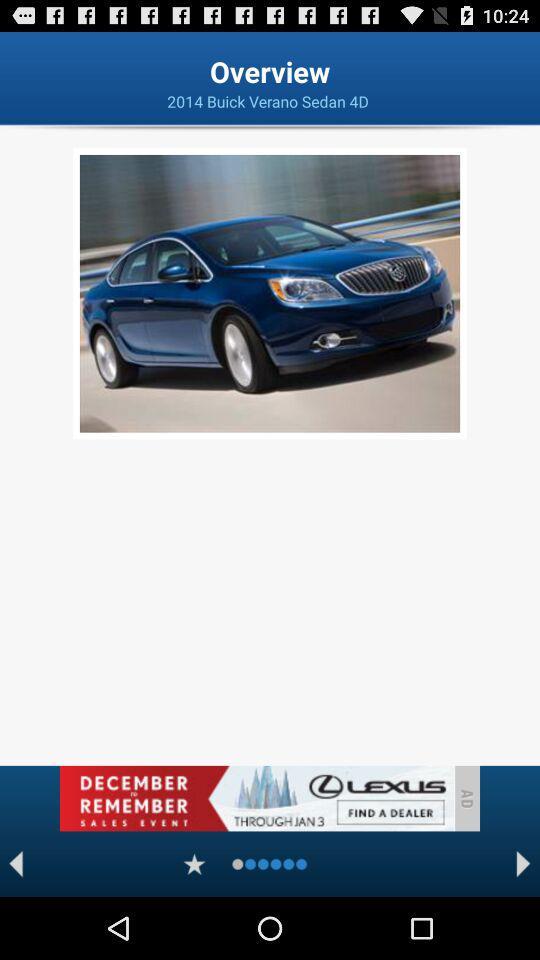  Describe the element at coordinates (15, 924) in the screenshot. I see `the arrow_backward icon` at that location.